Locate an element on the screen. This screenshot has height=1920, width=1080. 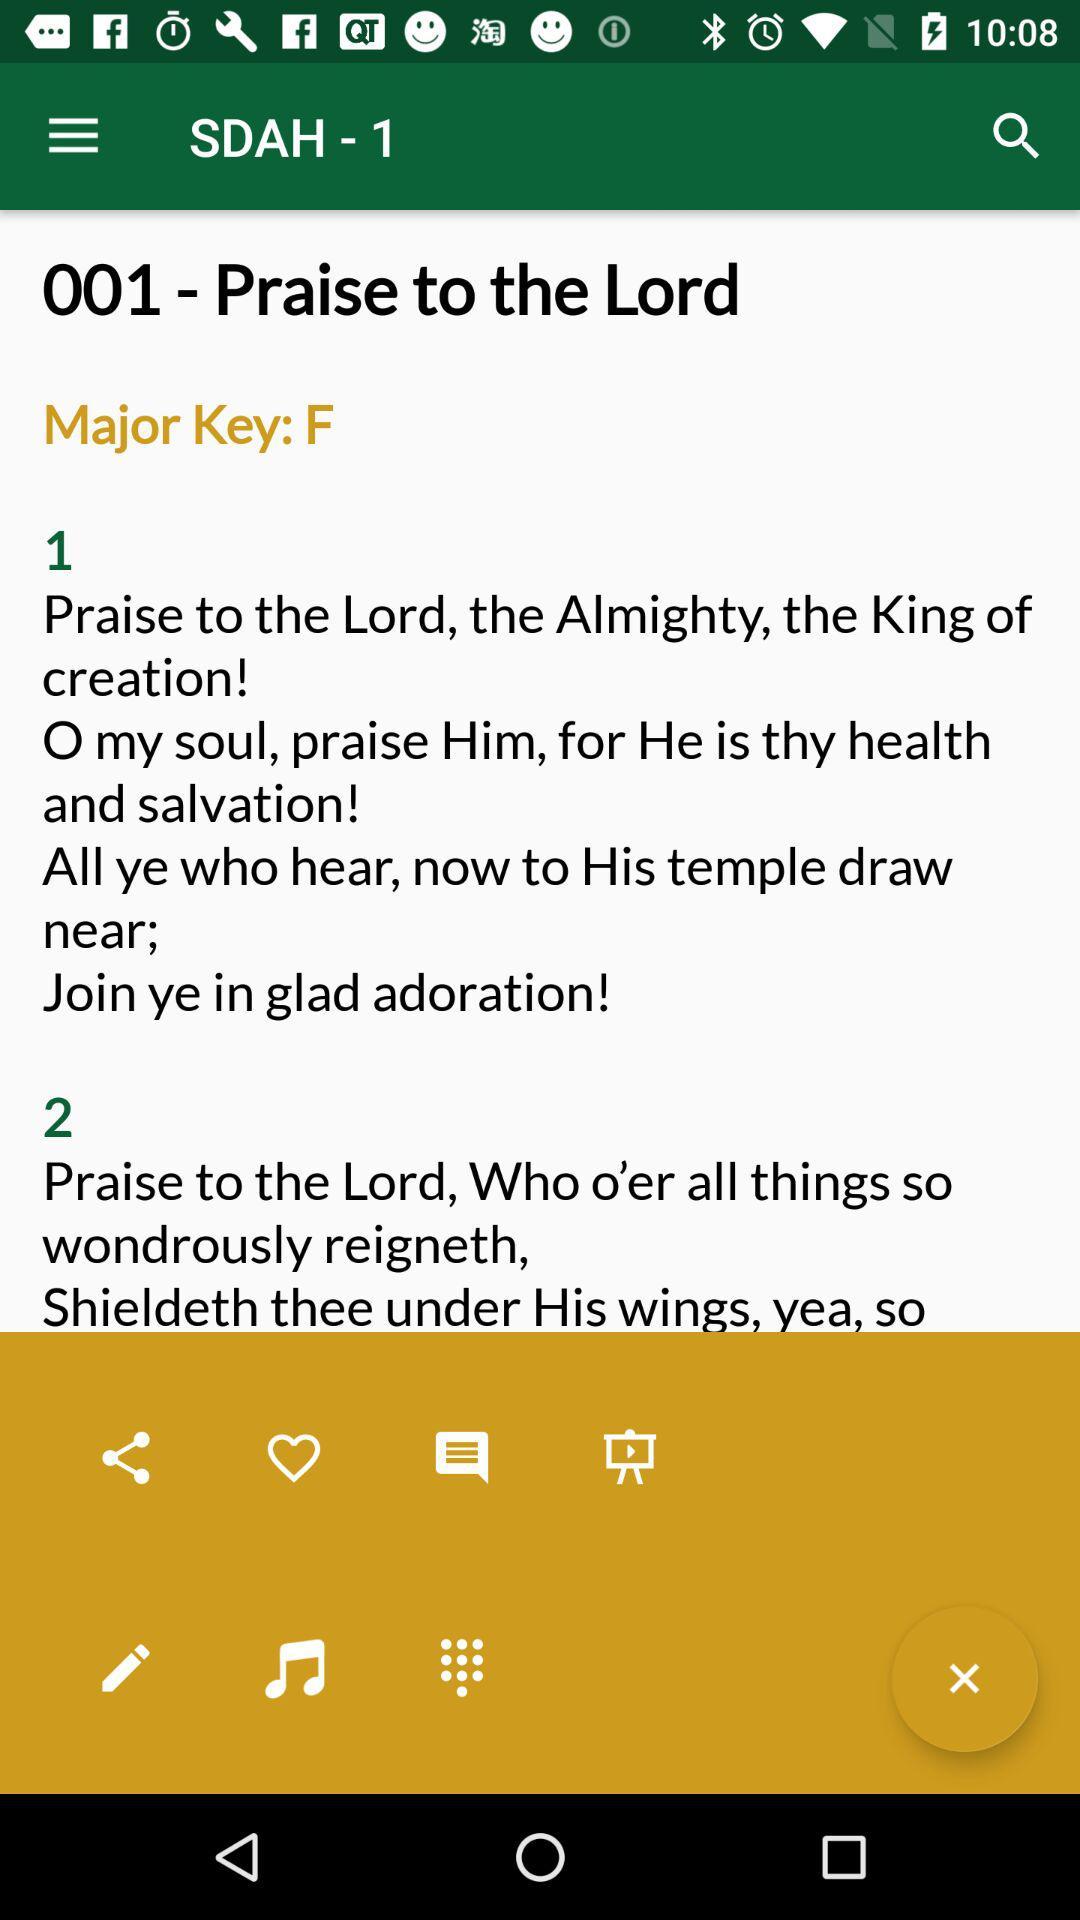
leave a comment is located at coordinates (462, 1458).